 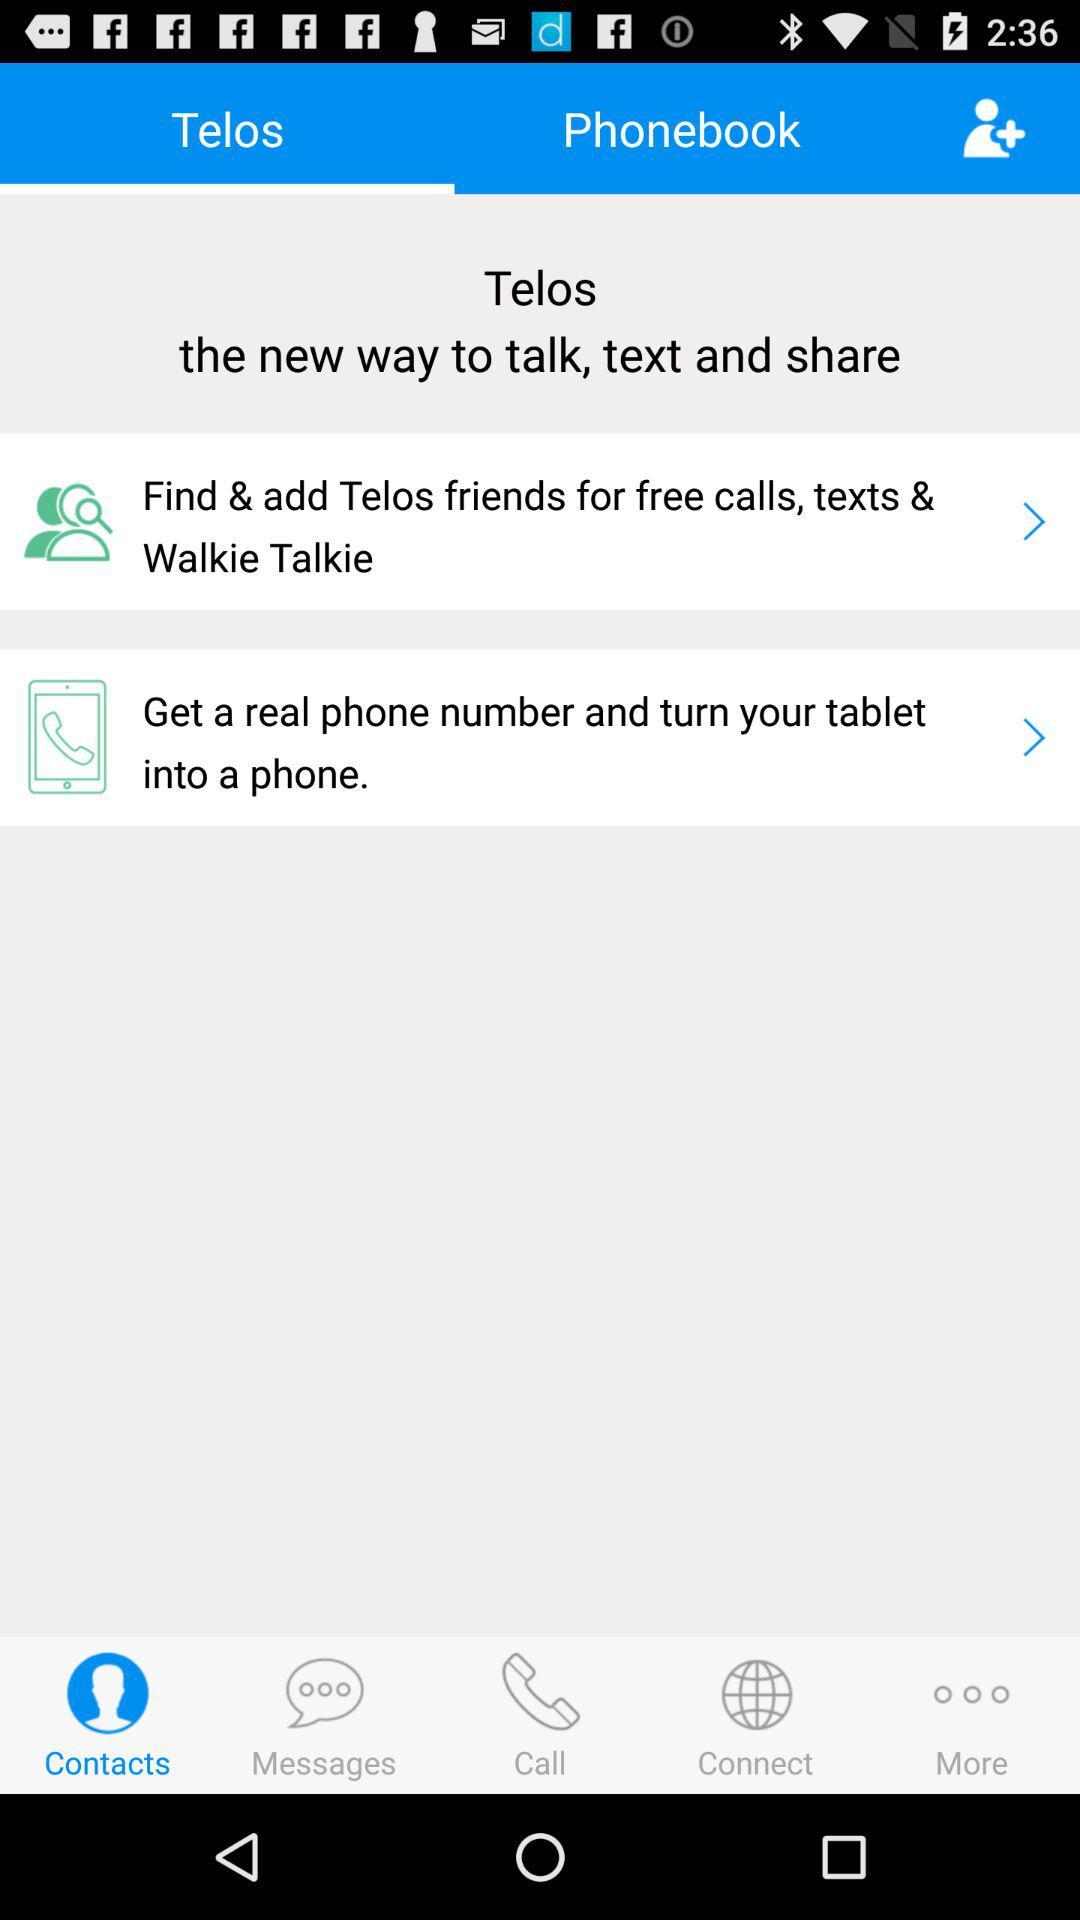 What do you see at coordinates (571, 736) in the screenshot?
I see `get a real item` at bounding box center [571, 736].